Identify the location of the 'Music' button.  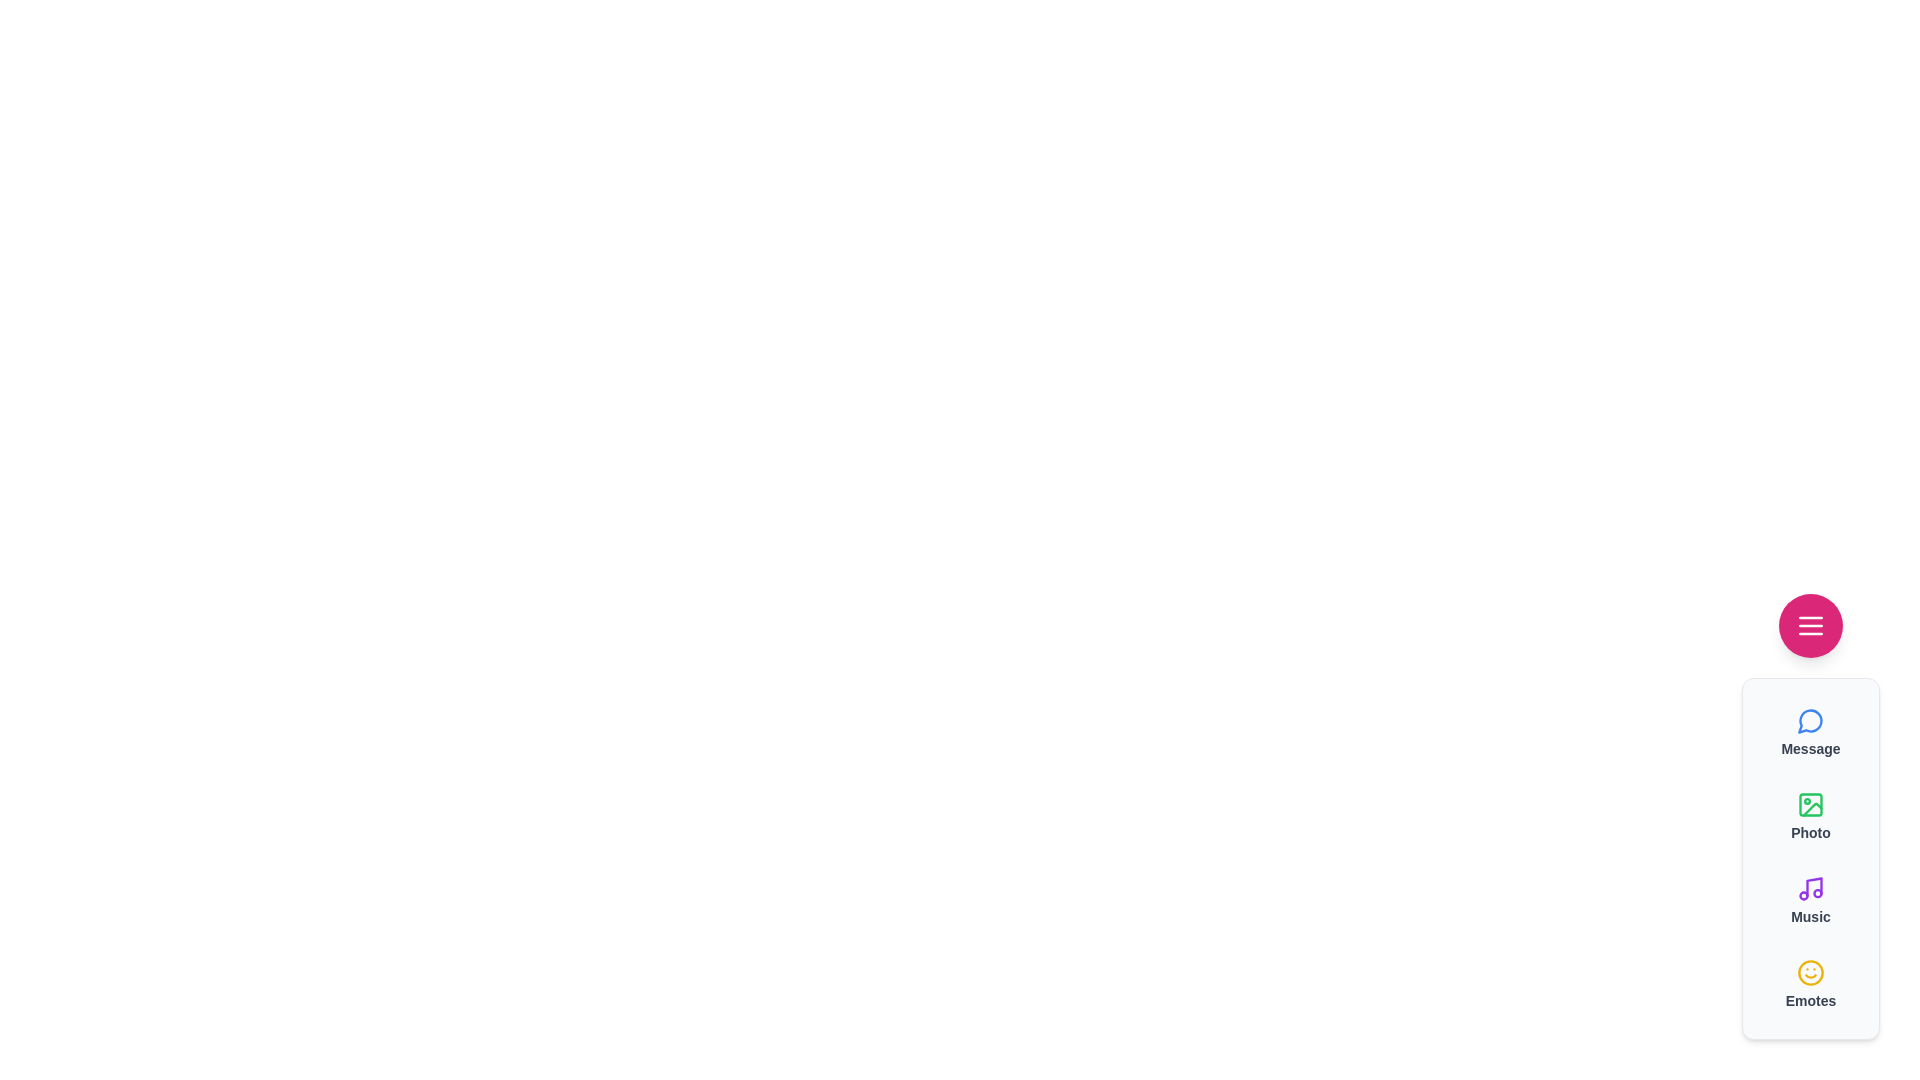
(1810, 901).